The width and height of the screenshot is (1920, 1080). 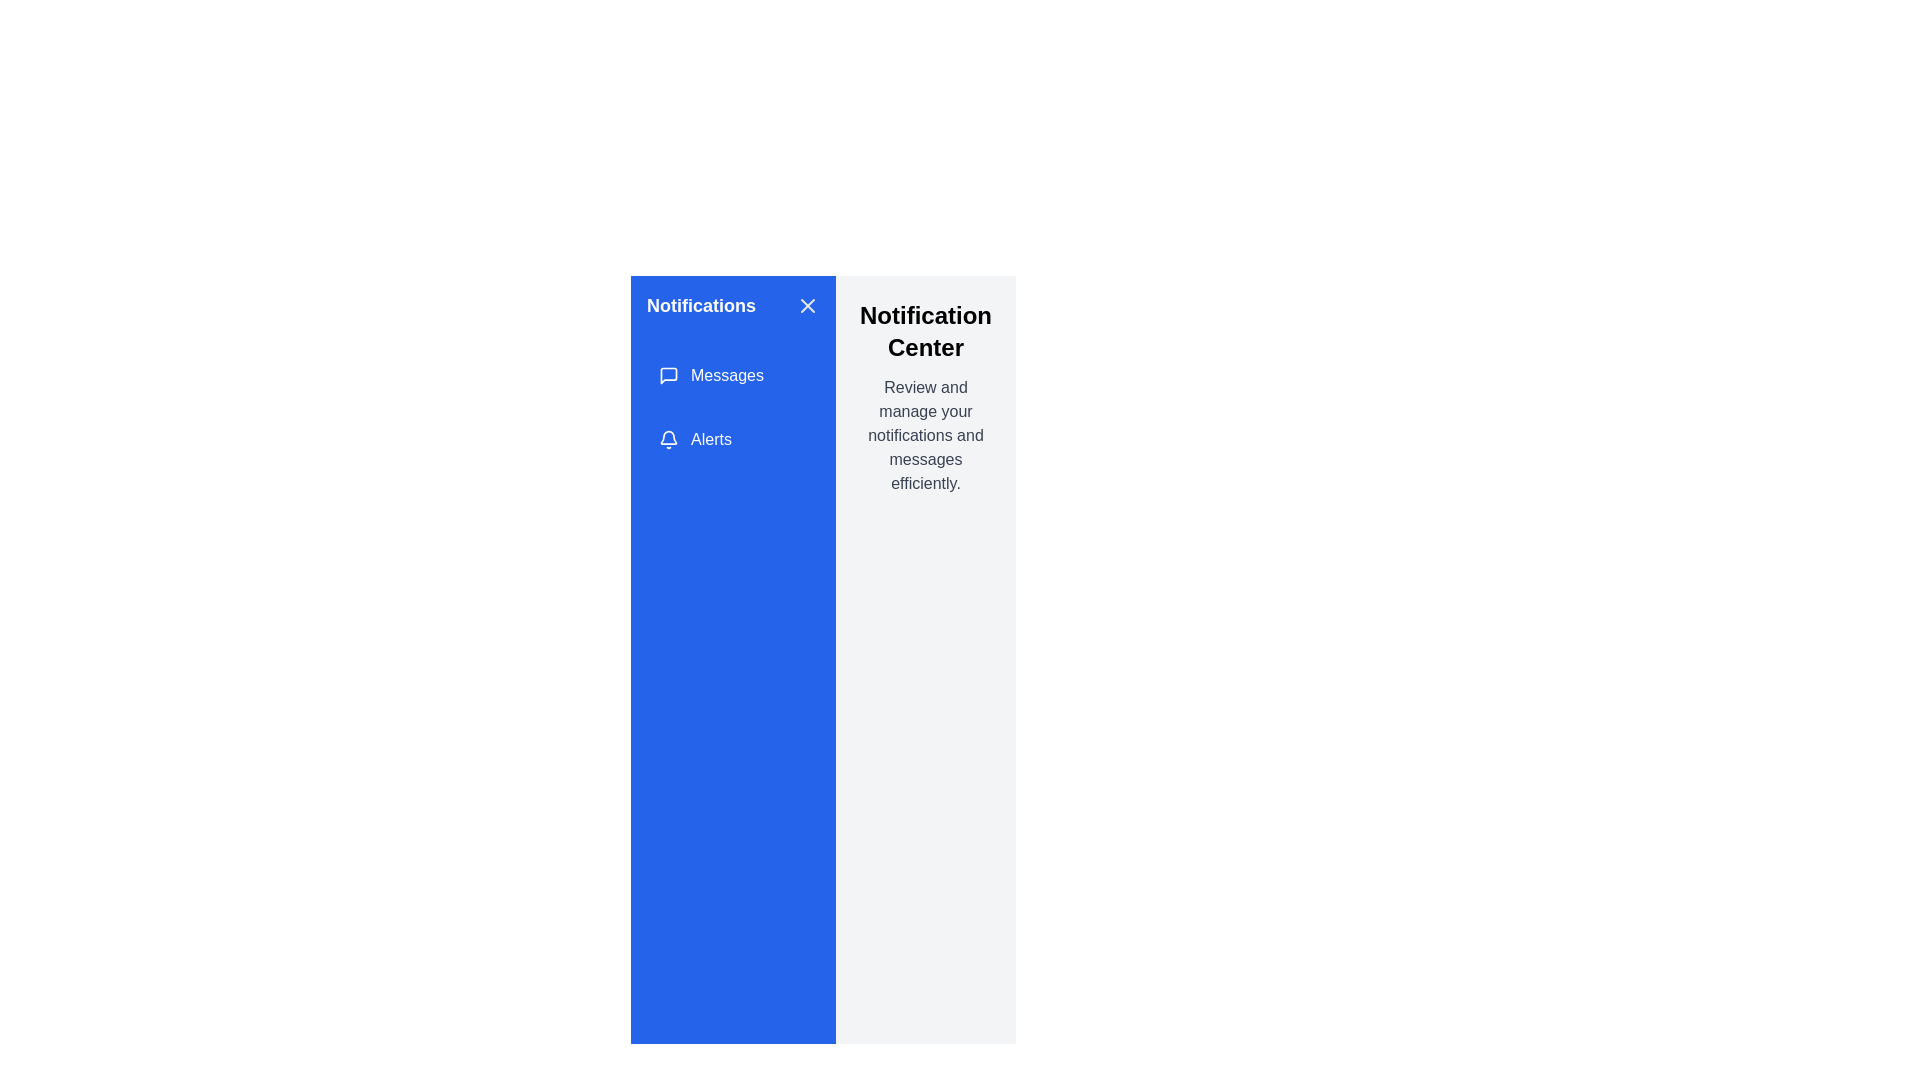 What do you see at coordinates (726, 375) in the screenshot?
I see `the 'Messages' label in the left sidebar menu, which is located to the right of the message bubble icon and above the 'Alerts' section, to trigger hover-based effects` at bounding box center [726, 375].